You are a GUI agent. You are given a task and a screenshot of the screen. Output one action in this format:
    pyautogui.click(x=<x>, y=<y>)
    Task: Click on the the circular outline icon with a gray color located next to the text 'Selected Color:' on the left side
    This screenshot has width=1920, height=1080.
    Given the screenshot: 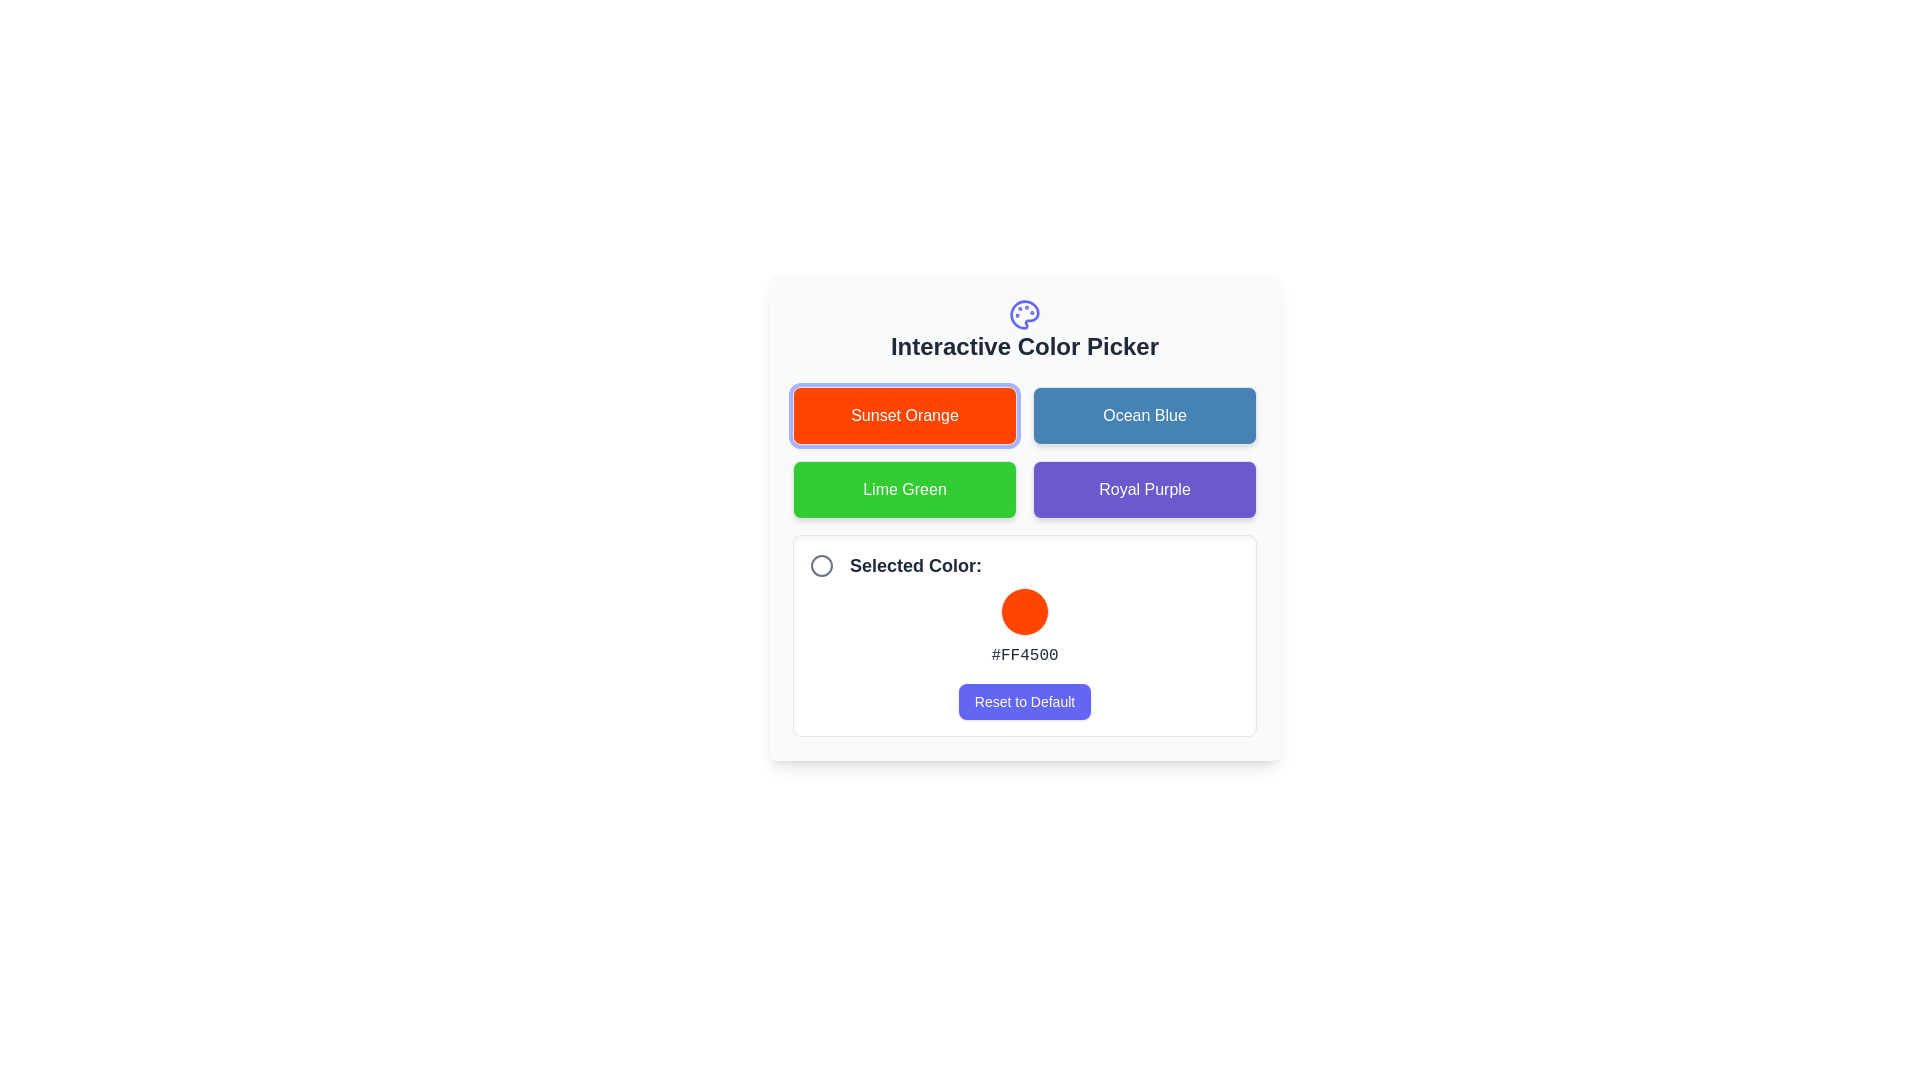 What is the action you would take?
    pyautogui.click(x=821, y=566)
    